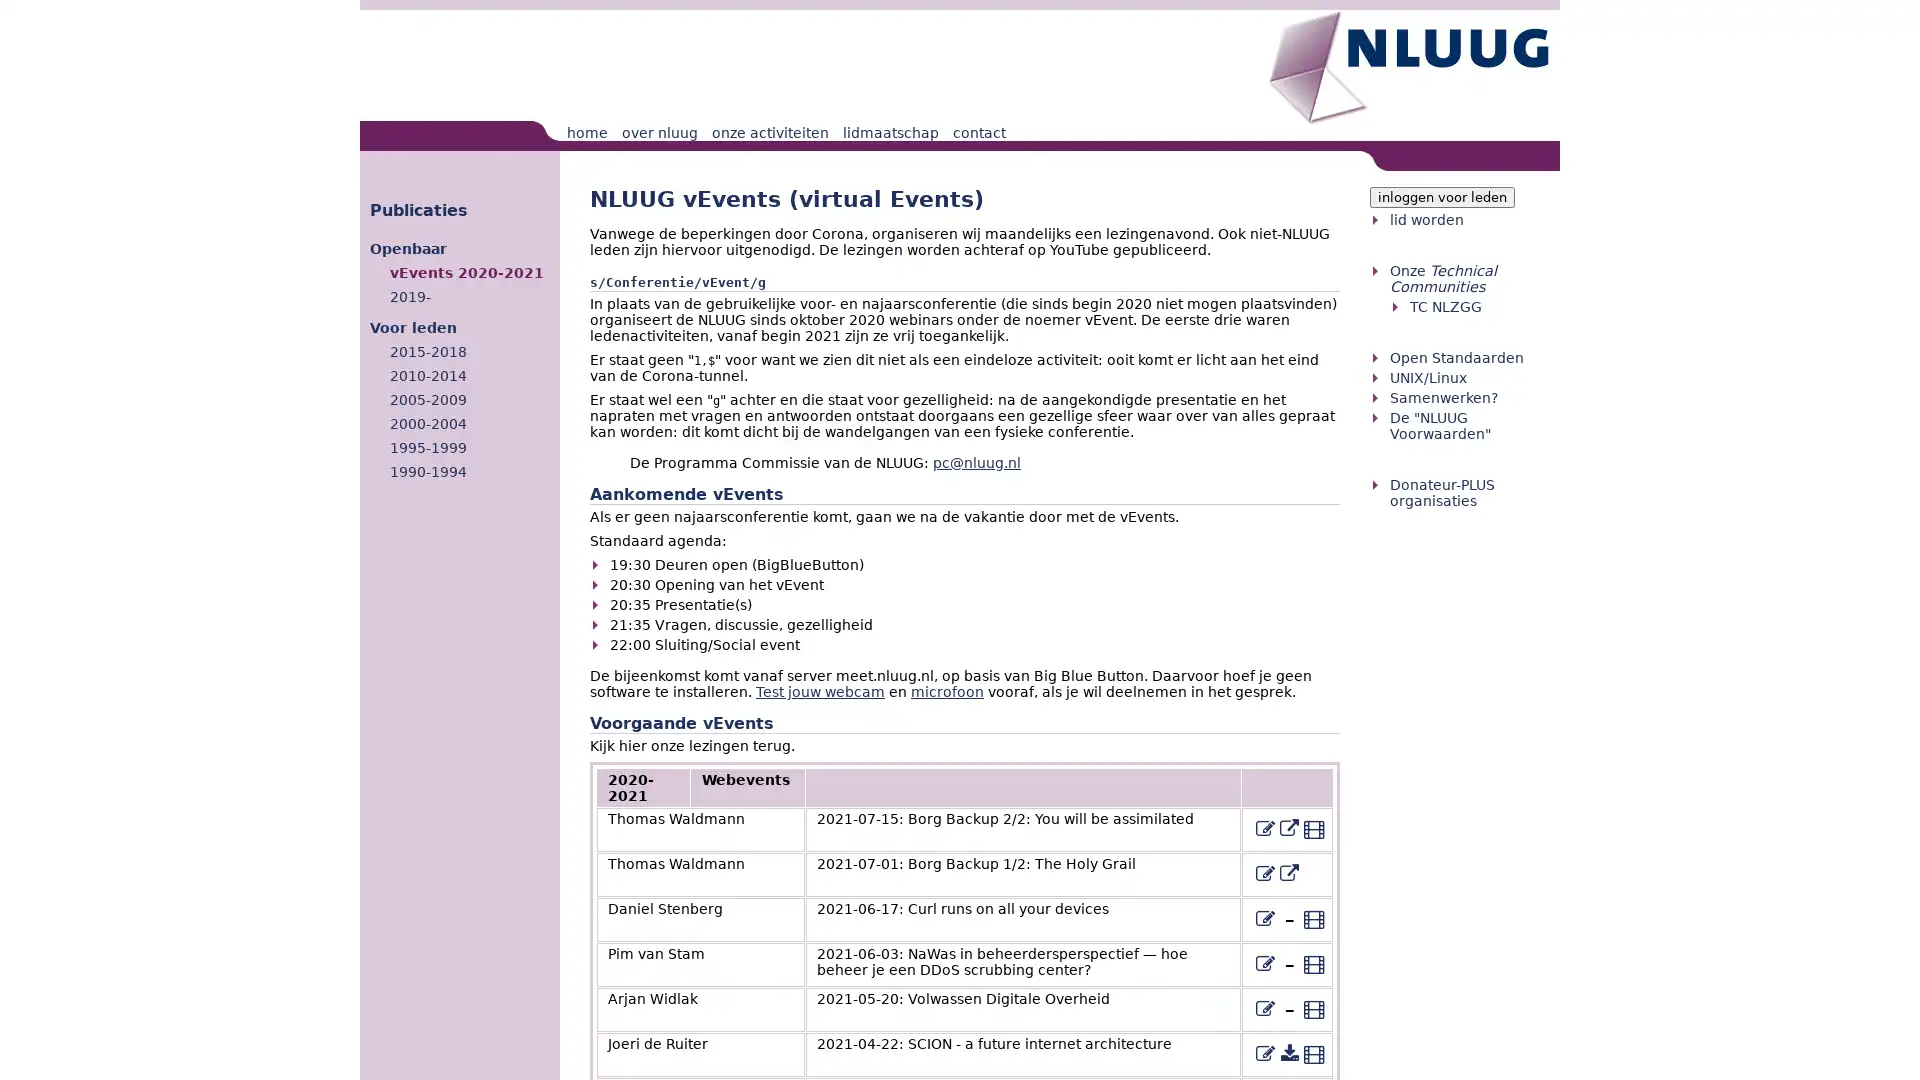 This screenshot has height=1080, width=1920. I want to click on inloggen voor leden, so click(1442, 197).